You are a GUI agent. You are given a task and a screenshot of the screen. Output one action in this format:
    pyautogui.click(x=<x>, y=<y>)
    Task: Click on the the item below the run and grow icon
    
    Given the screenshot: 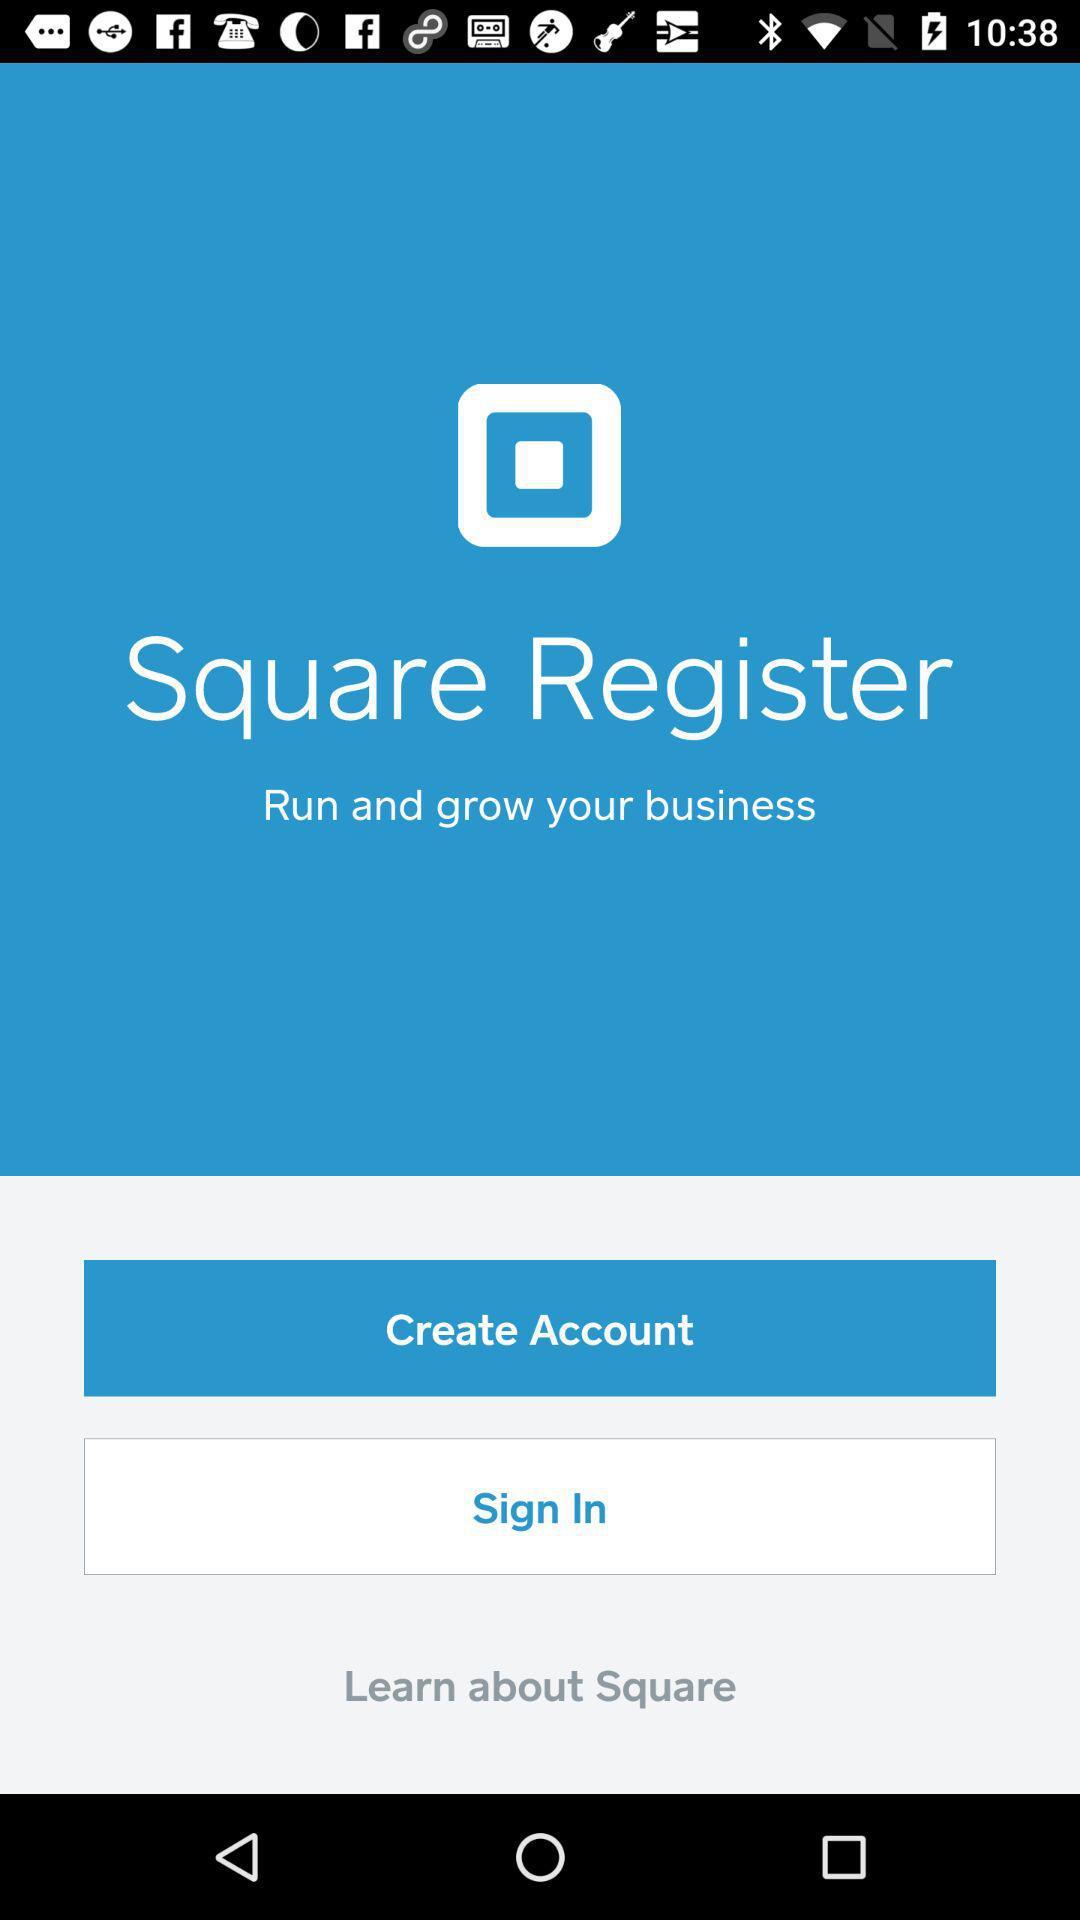 What is the action you would take?
    pyautogui.click(x=540, y=1328)
    